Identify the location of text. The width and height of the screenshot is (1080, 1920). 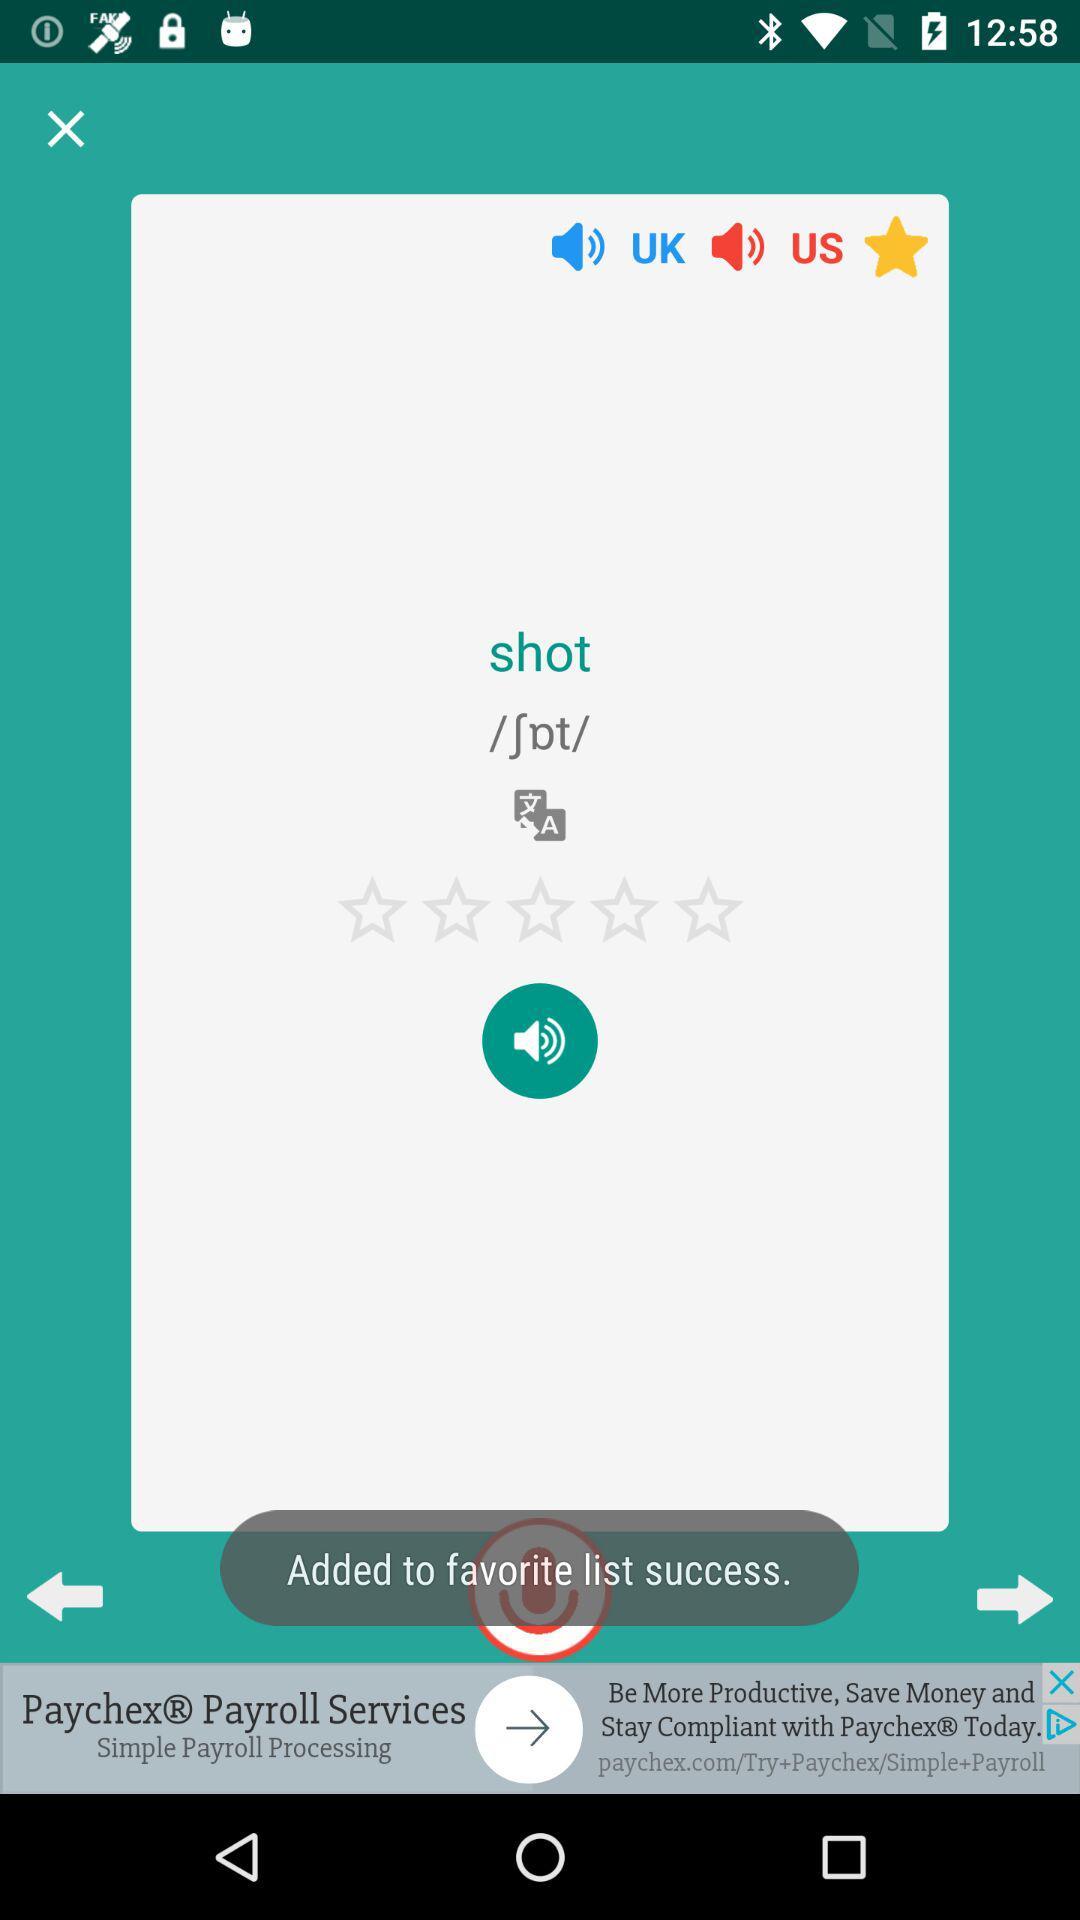
(540, 1040).